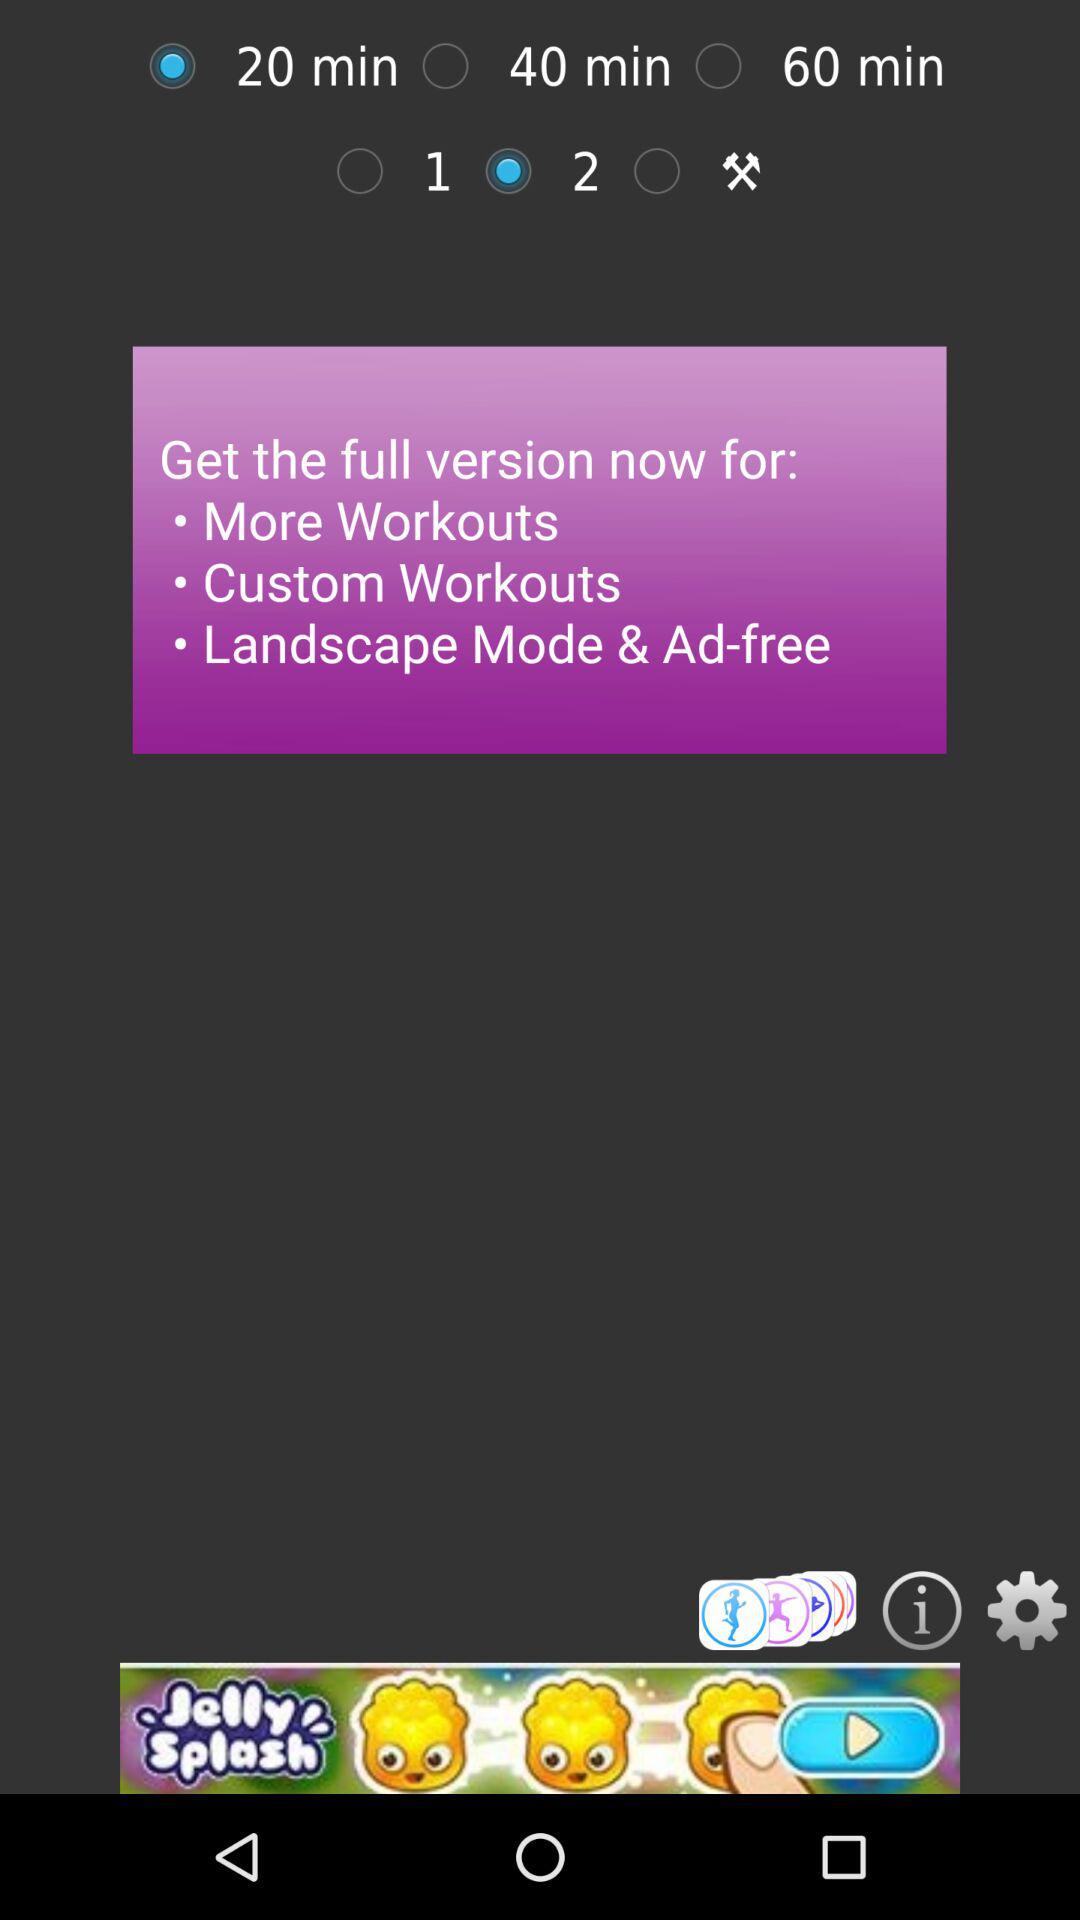 The width and height of the screenshot is (1080, 1920). Describe the element at coordinates (518, 171) in the screenshot. I see `an option` at that location.